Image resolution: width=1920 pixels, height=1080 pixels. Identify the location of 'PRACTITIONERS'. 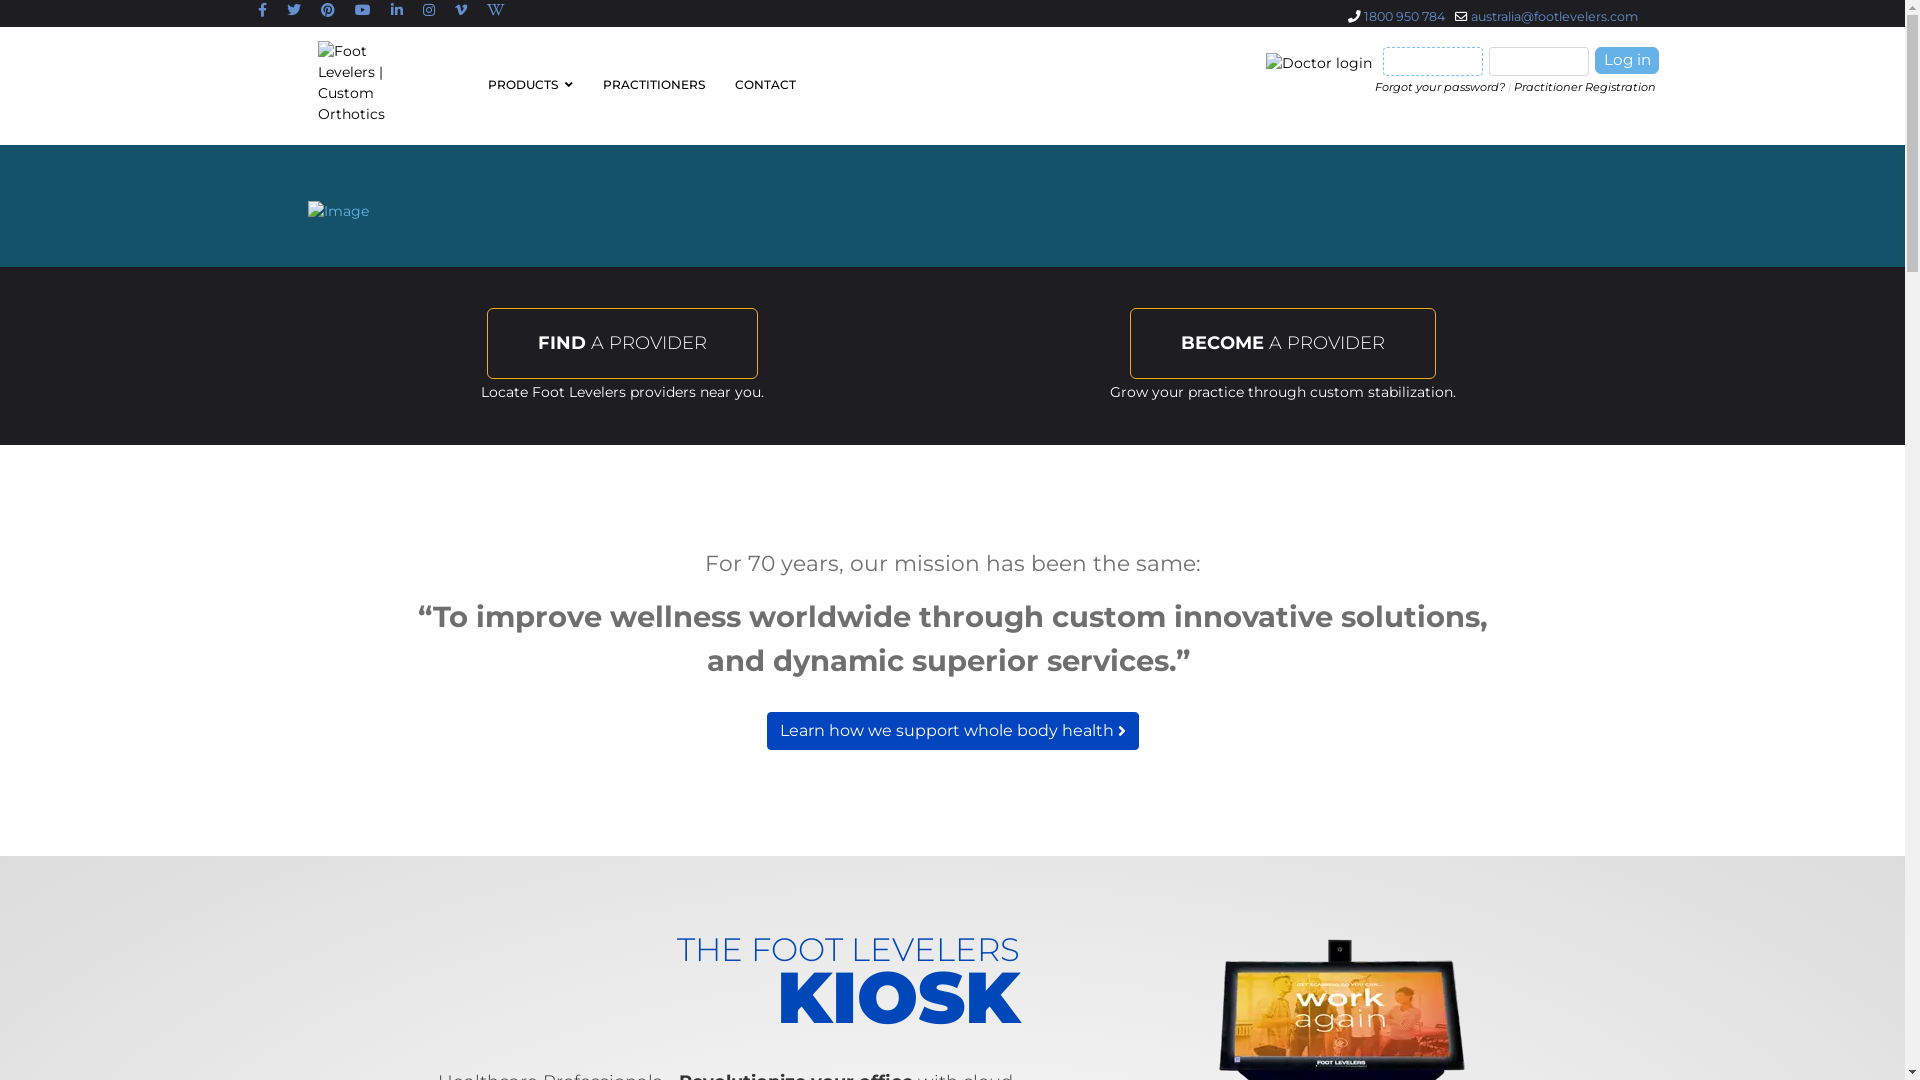
(653, 83).